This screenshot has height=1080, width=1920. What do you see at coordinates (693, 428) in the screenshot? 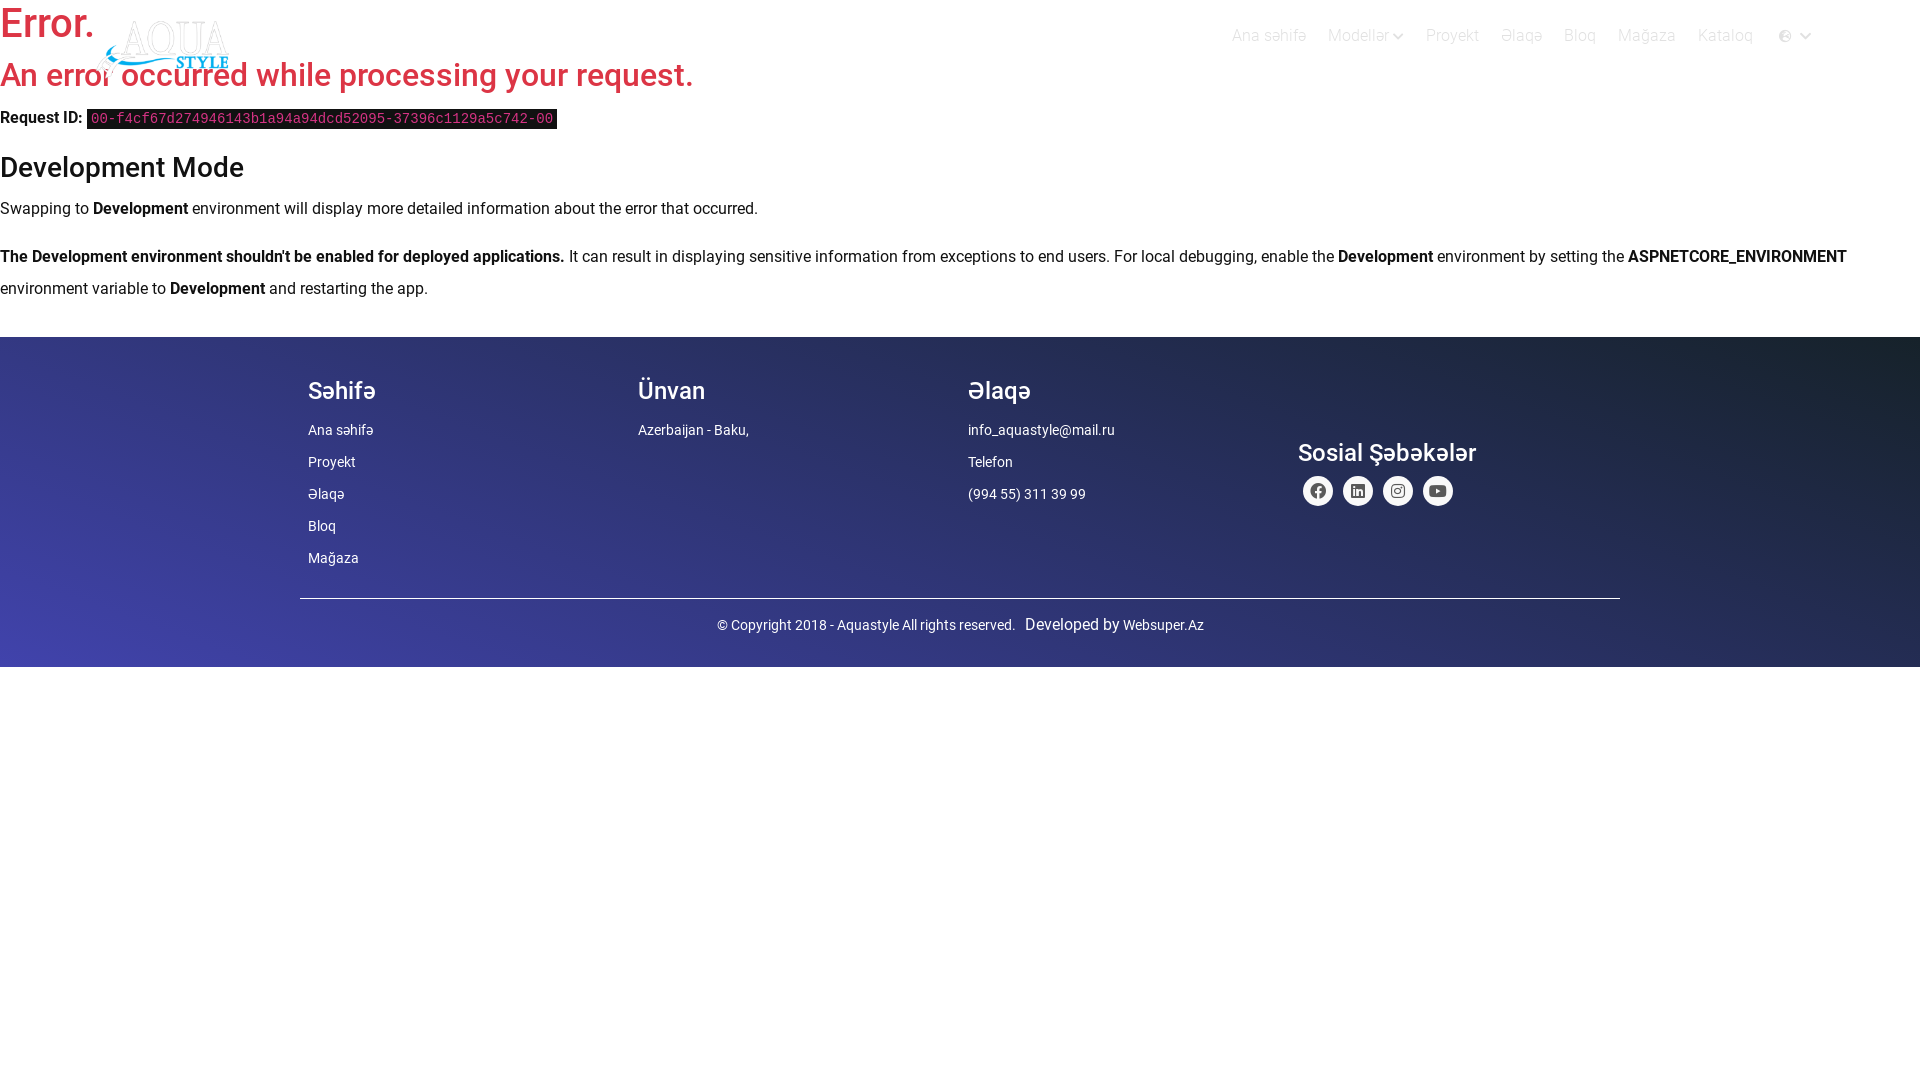
I see `'Azerbaijan - Baku,'` at bounding box center [693, 428].